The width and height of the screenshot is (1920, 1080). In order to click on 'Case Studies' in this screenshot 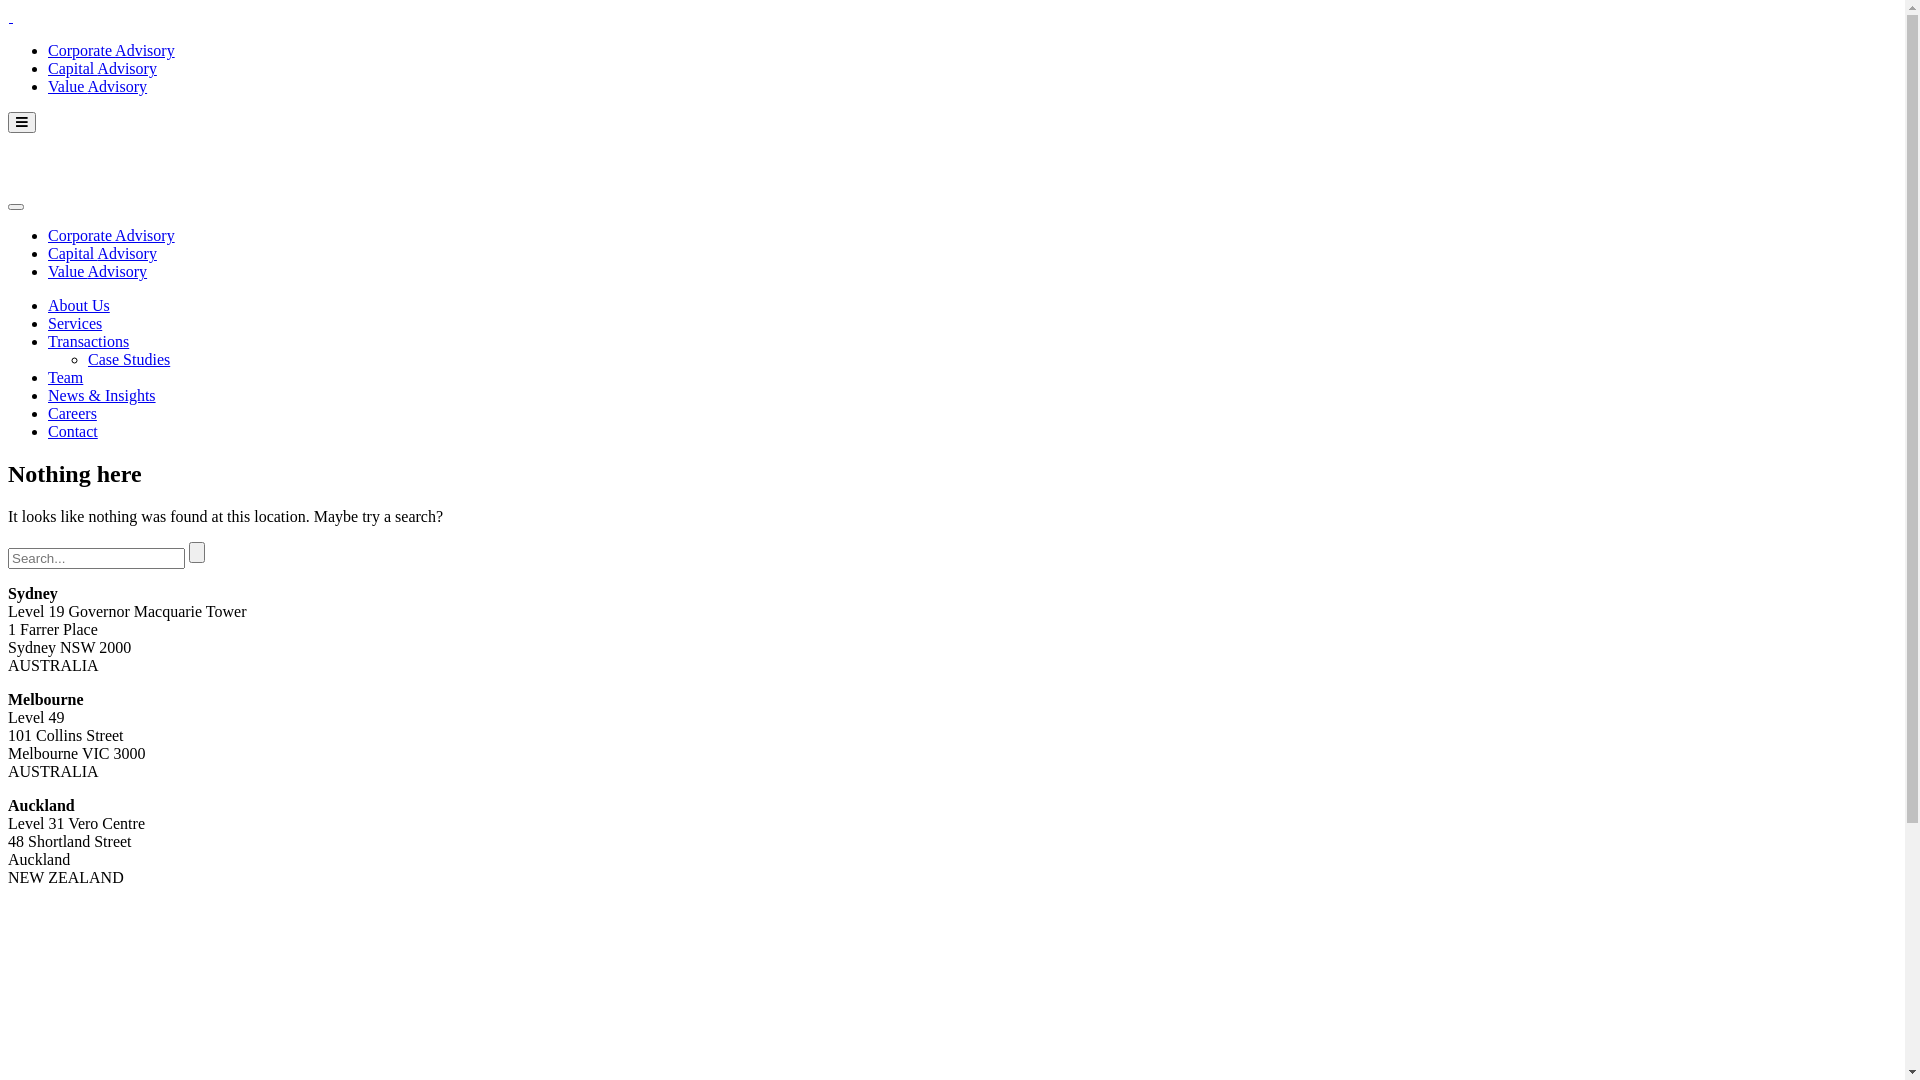, I will do `click(128, 358)`.